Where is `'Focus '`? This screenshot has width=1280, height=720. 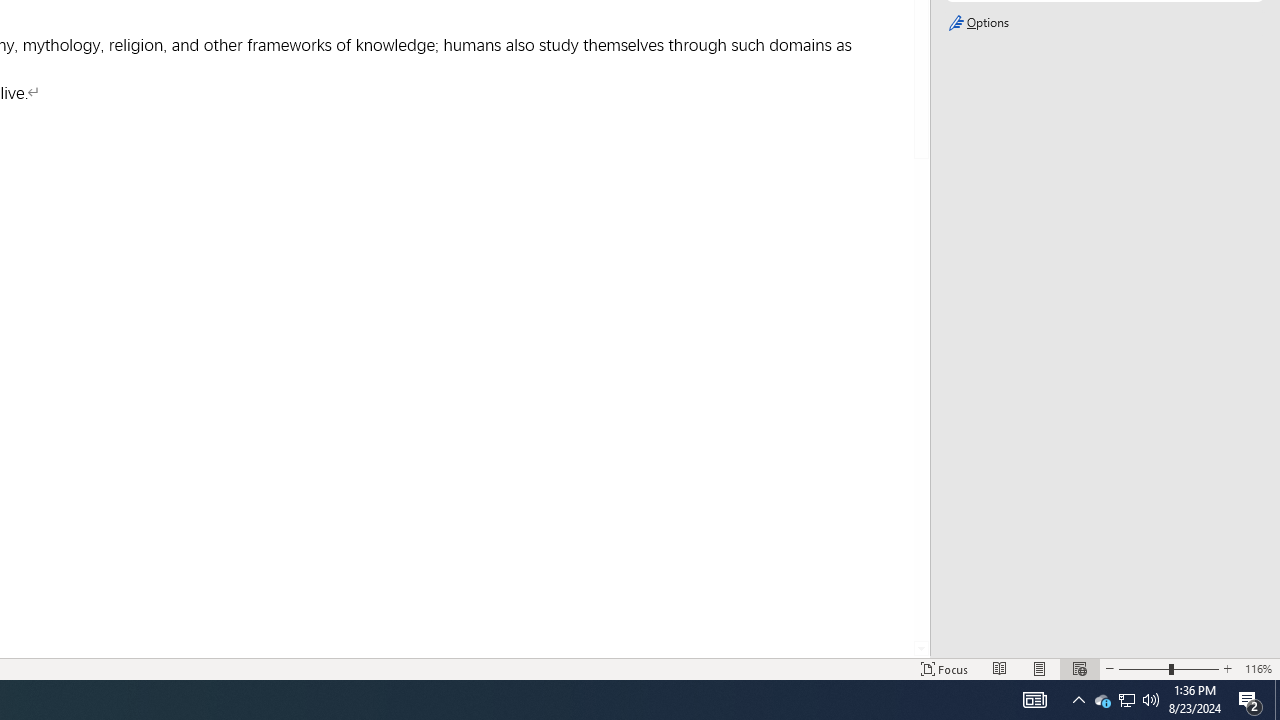
'Focus ' is located at coordinates (943, 669).